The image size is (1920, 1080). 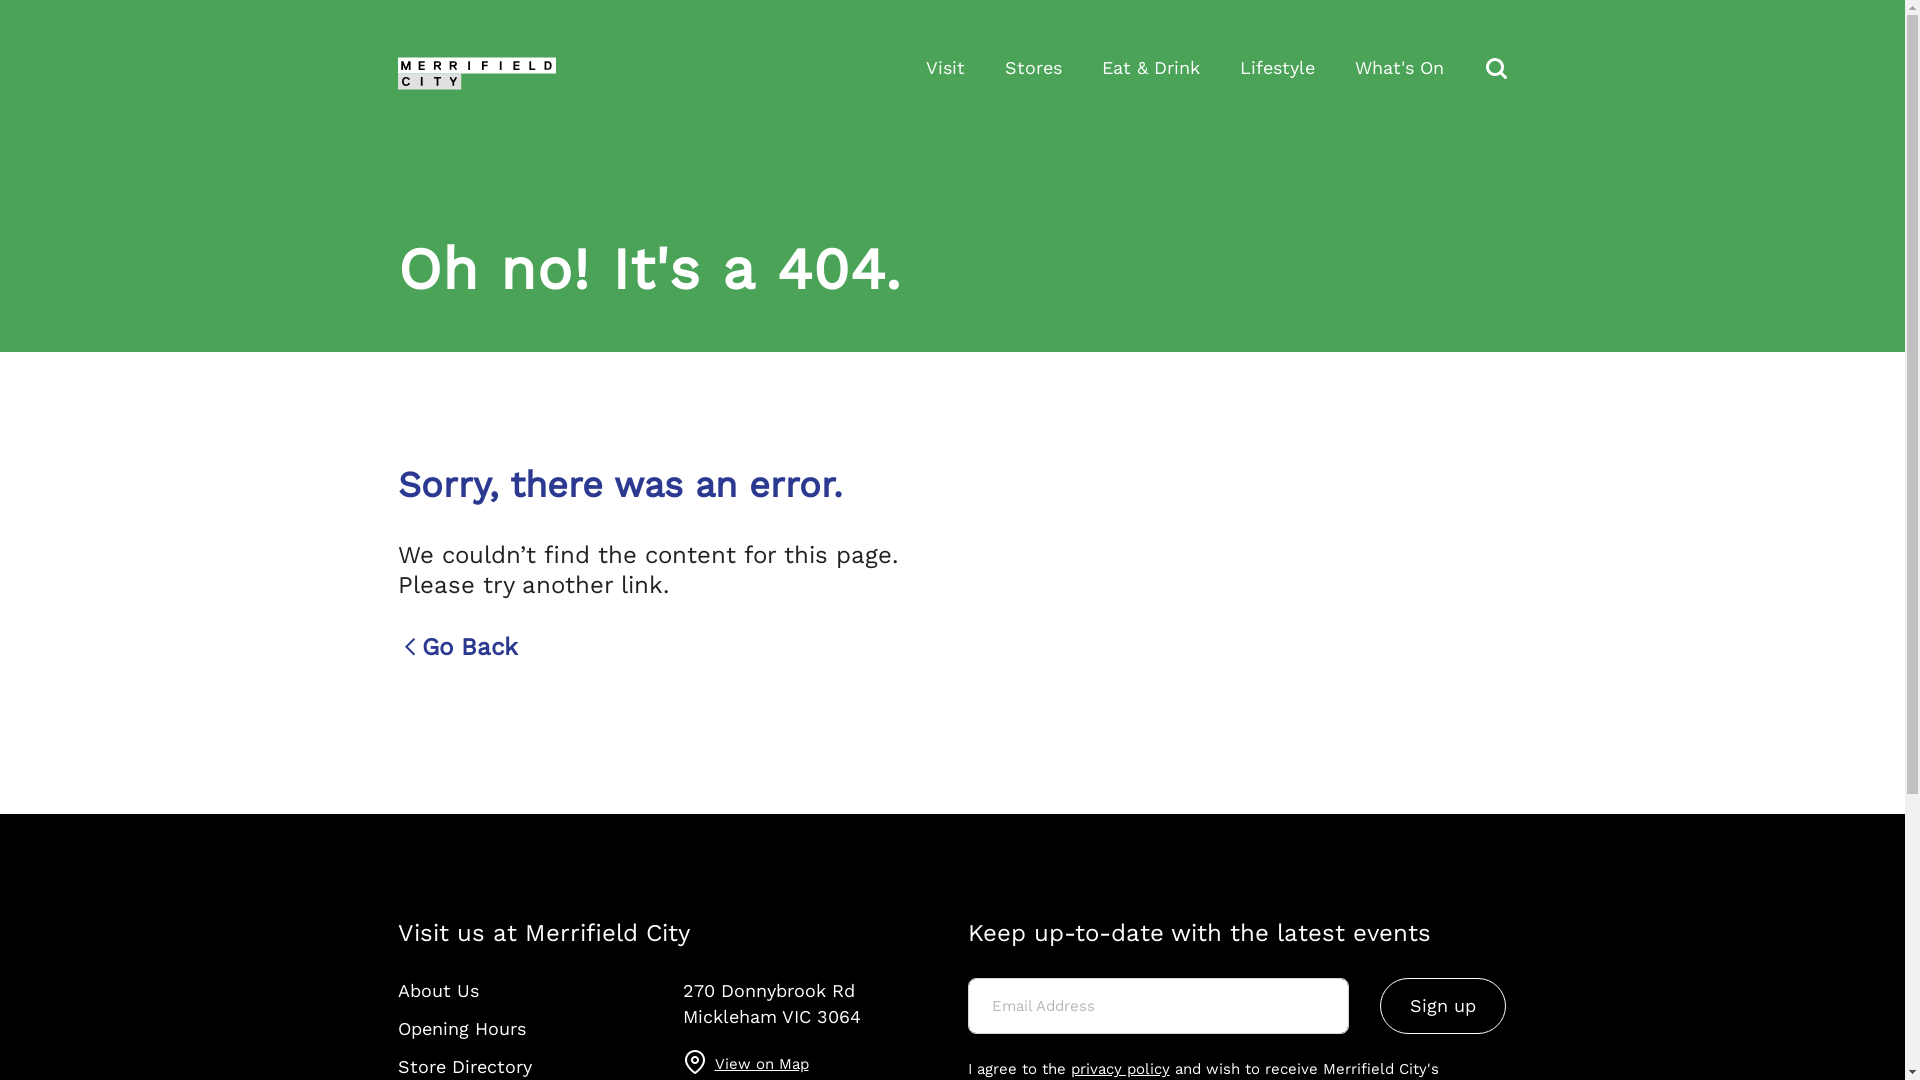 What do you see at coordinates (1118, 1067) in the screenshot?
I see `'privacy policy'` at bounding box center [1118, 1067].